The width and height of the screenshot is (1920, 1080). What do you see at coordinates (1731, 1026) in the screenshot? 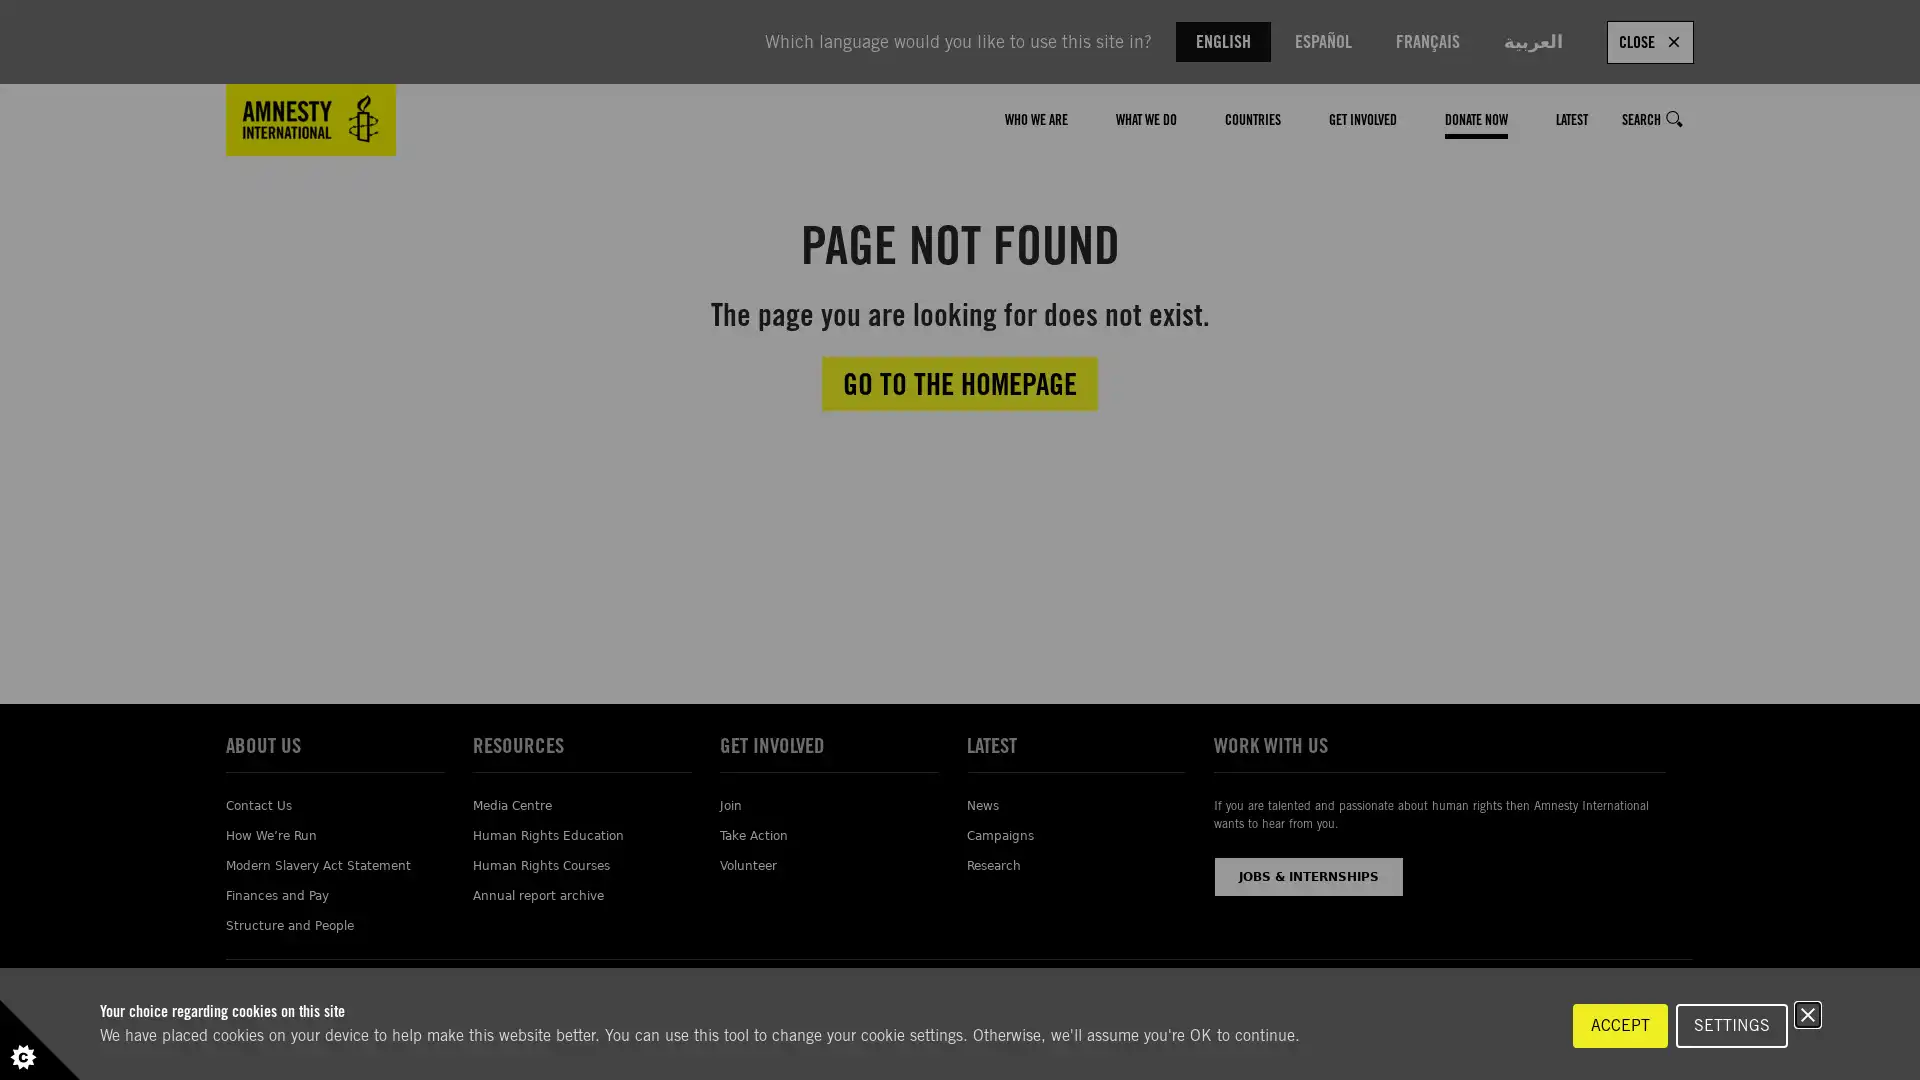
I see `SETTINGS` at bounding box center [1731, 1026].